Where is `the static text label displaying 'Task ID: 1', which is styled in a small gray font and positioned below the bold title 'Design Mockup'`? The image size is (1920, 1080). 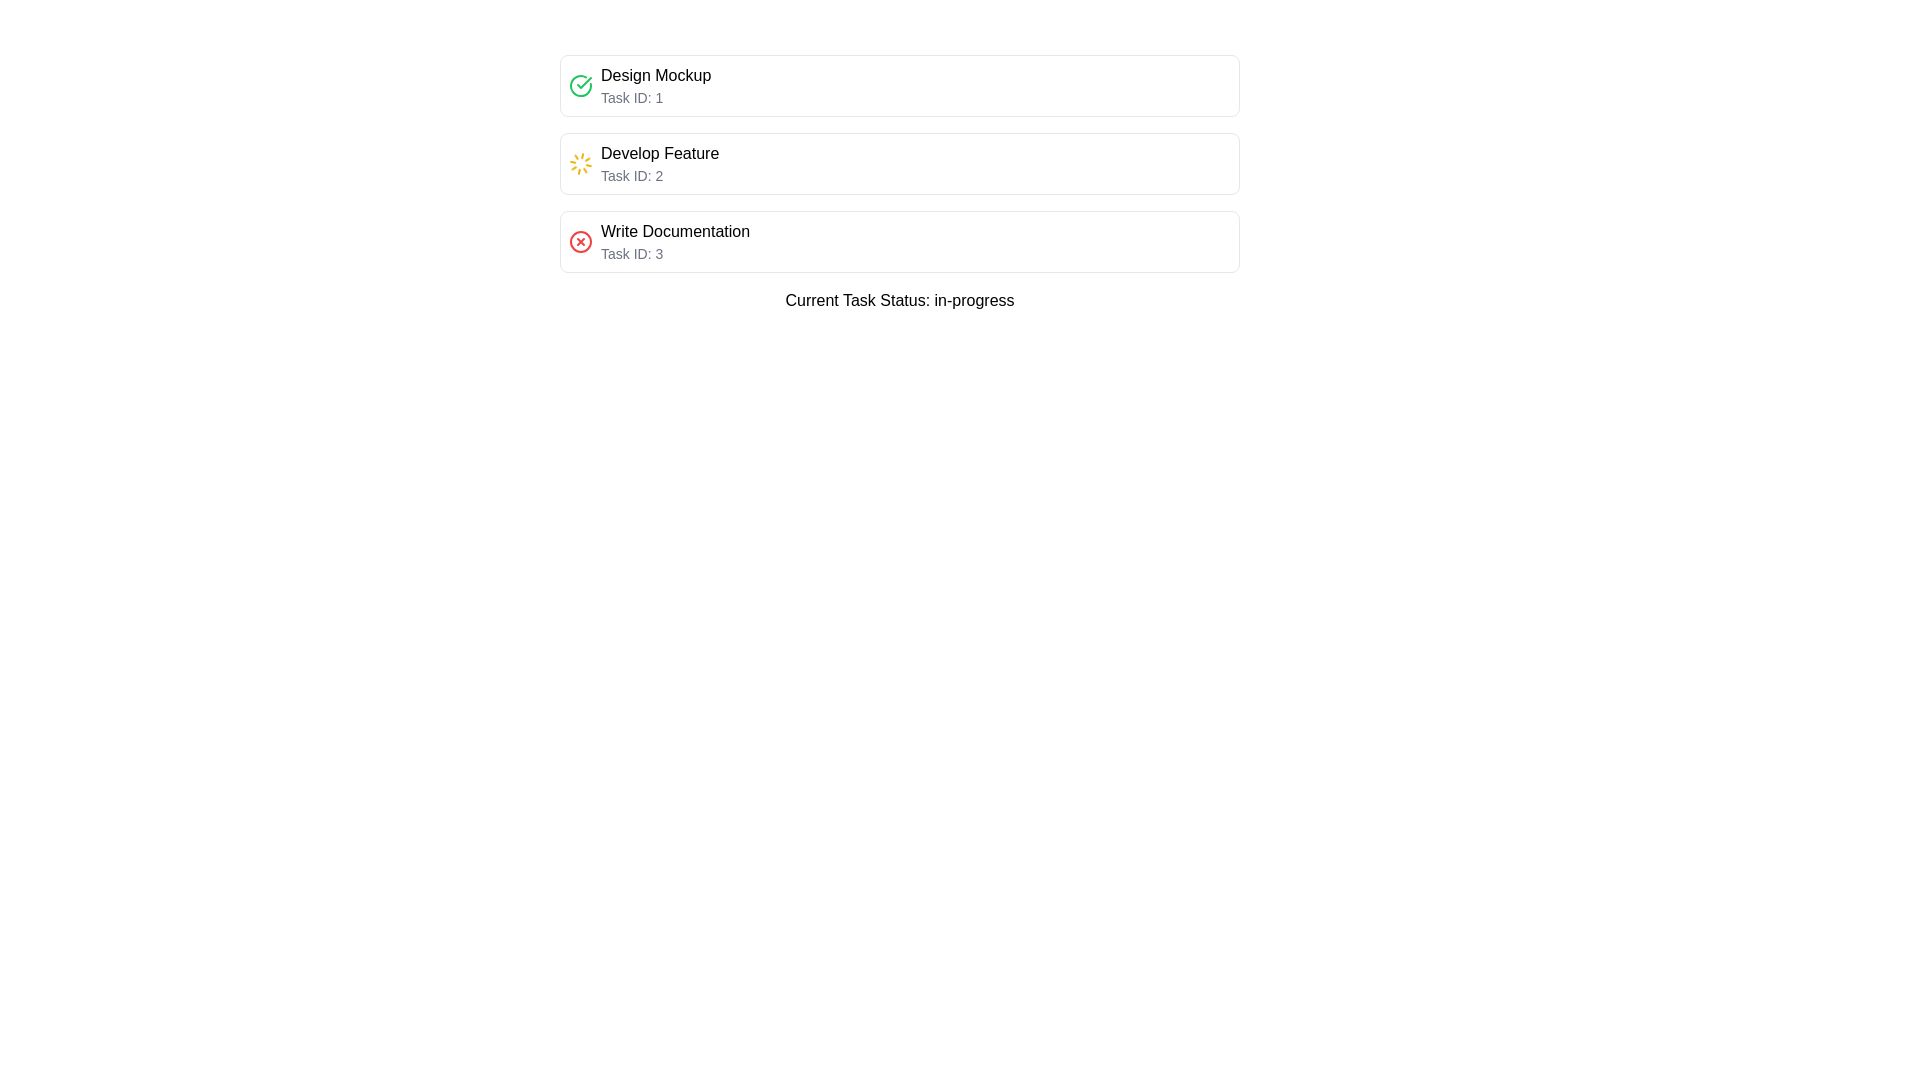 the static text label displaying 'Task ID: 1', which is styled in a small gray font and positioned below the bold title 'Design Mockup' is located at coordinates (656, 97).